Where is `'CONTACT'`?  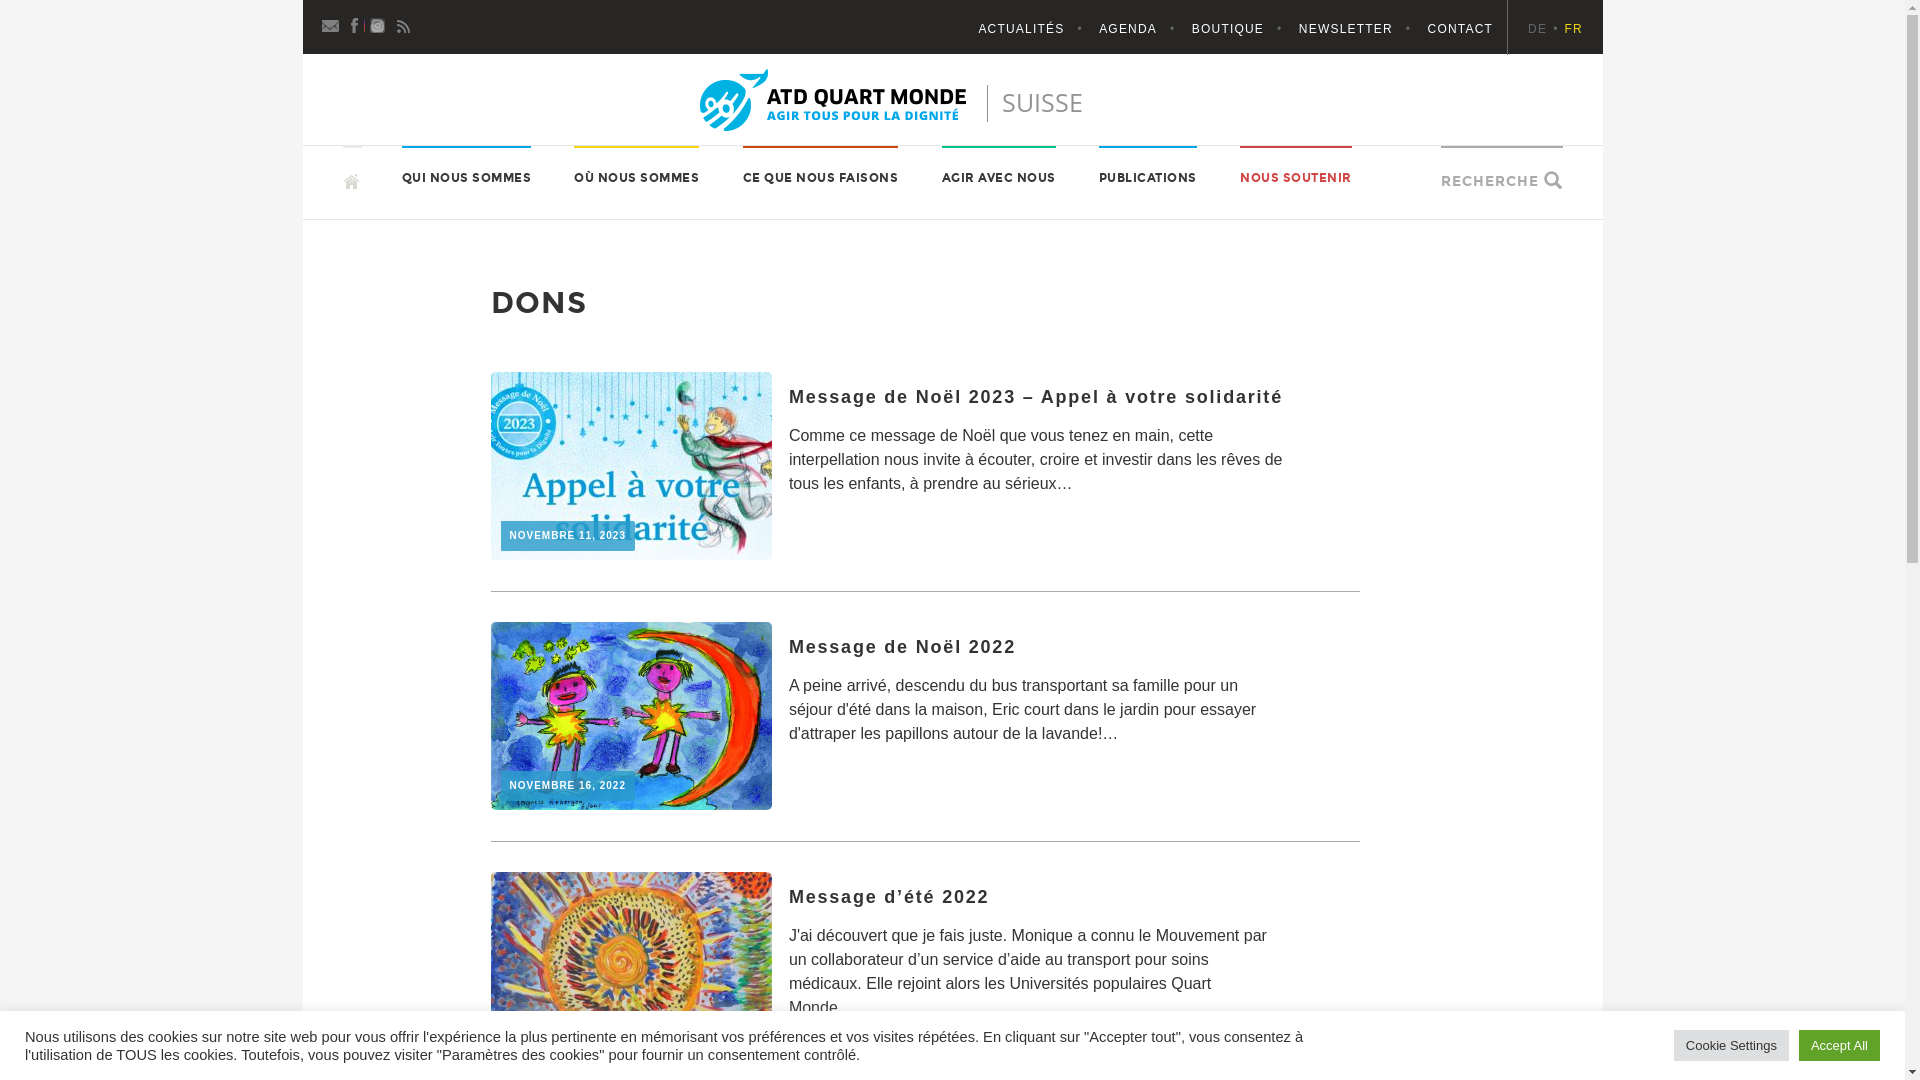
'CONTACT' is located at coordinates (1460, 29).